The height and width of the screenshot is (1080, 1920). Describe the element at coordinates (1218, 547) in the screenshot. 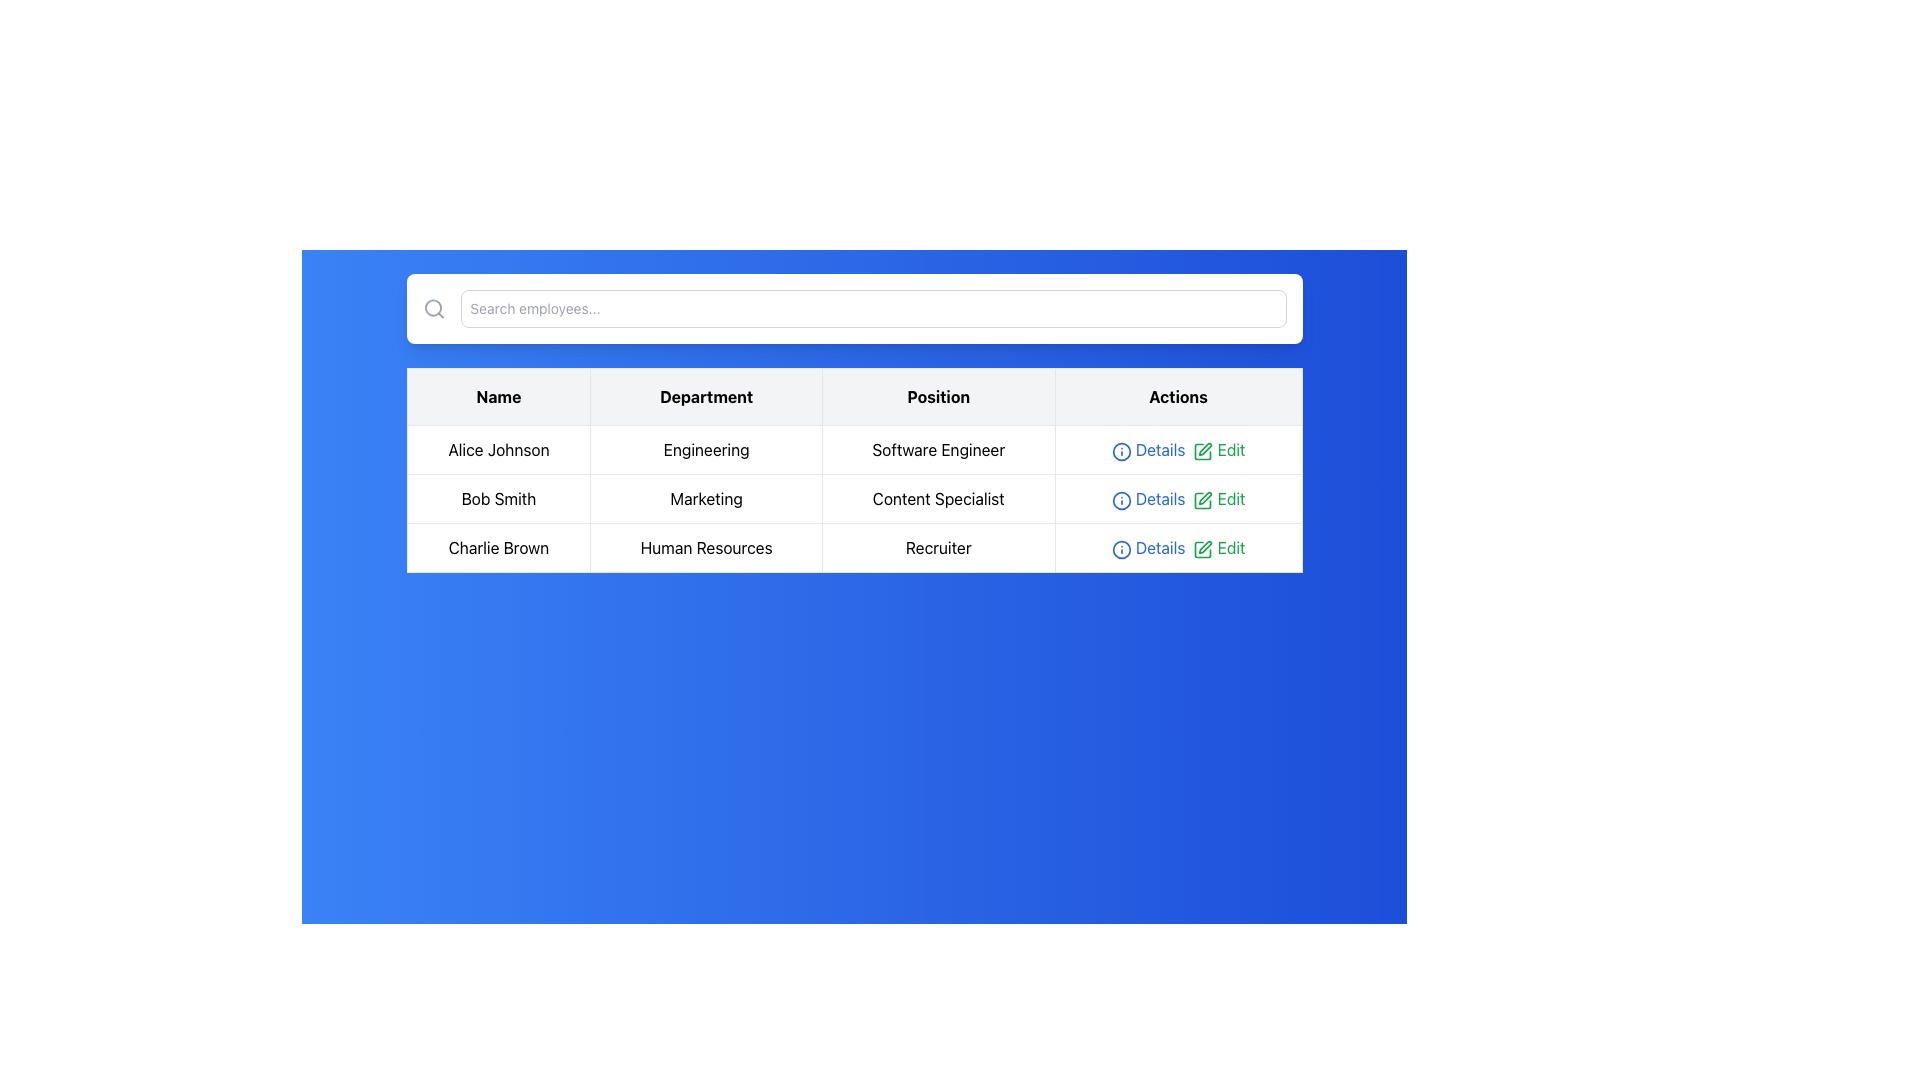

I see `the green-colored, underlined 'Edit' hyperlink with an icon of a square and pen, located in the 'Actions' column of the last row of the table` at that location.